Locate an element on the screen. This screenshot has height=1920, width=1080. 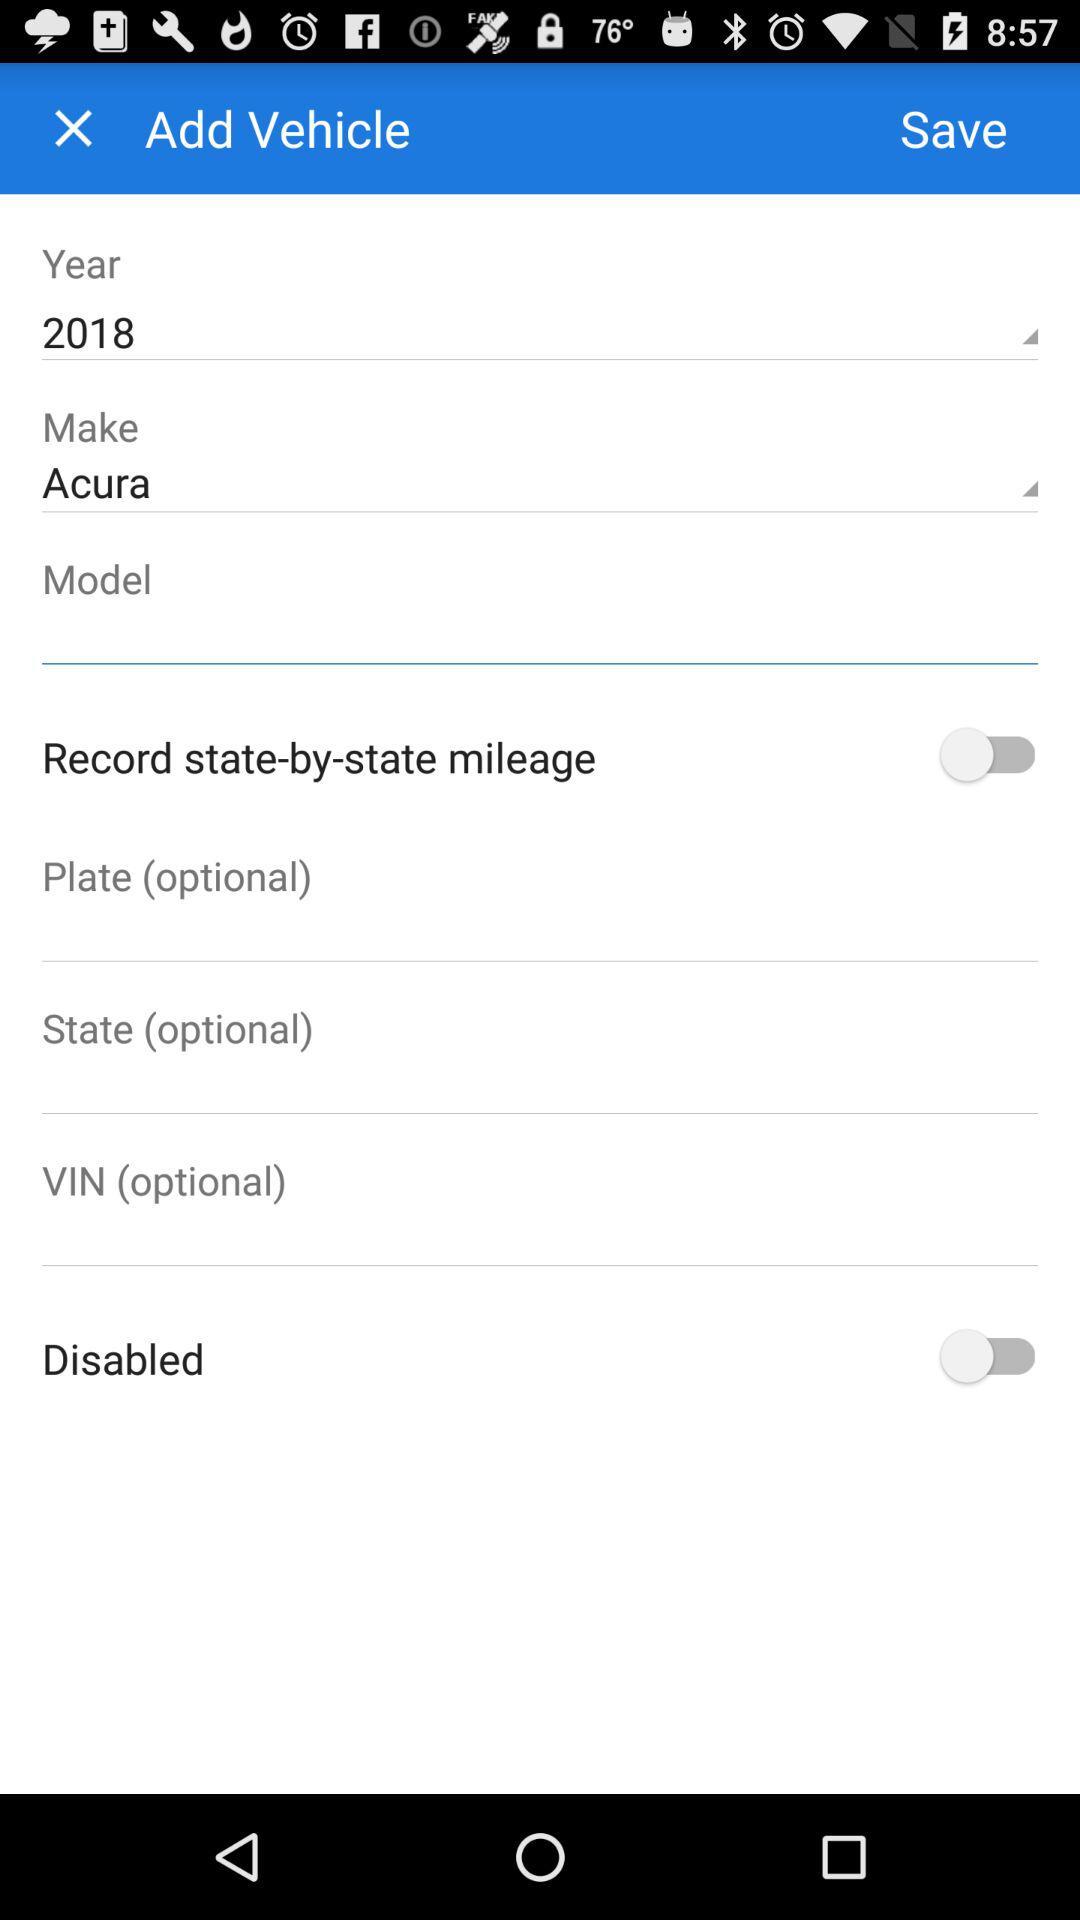
disabled option is located at coordinates (984, 1358).